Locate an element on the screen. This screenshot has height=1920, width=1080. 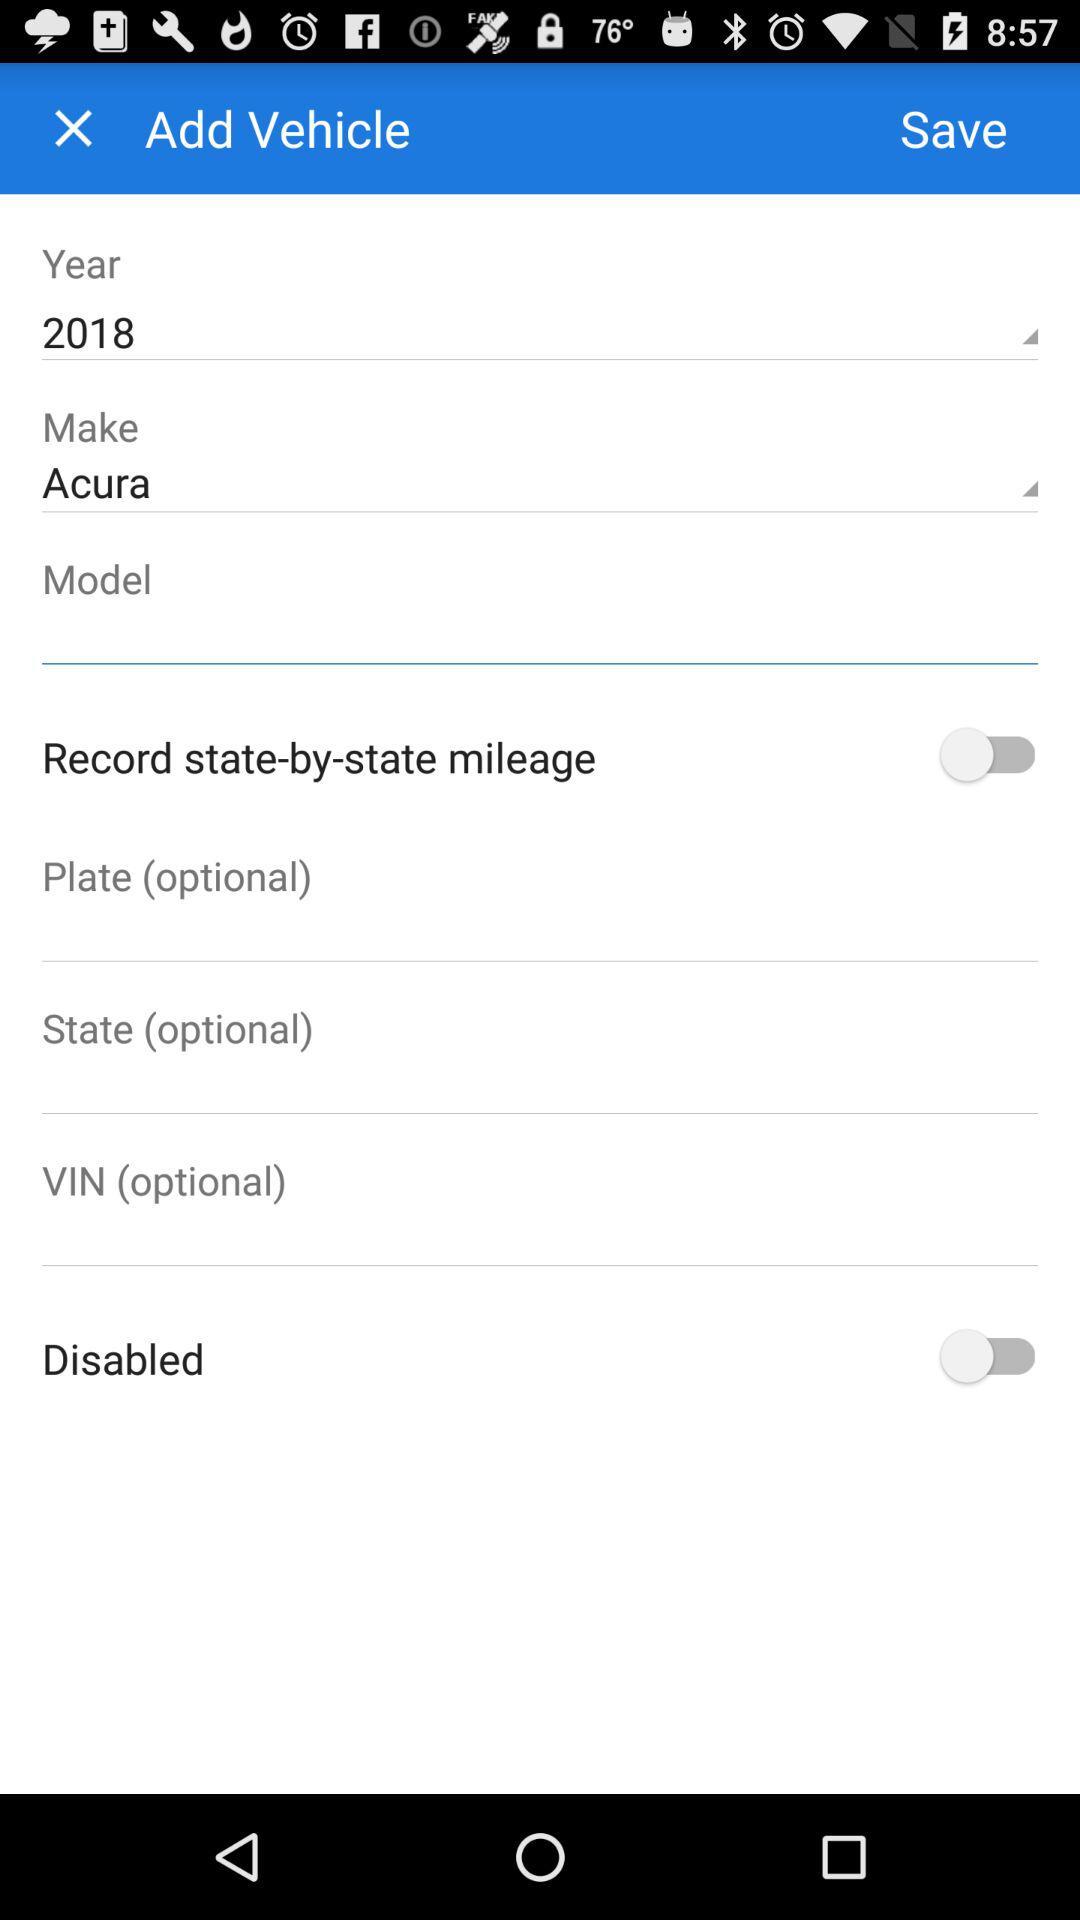
disabled option is located at coordinates (984, 1358).